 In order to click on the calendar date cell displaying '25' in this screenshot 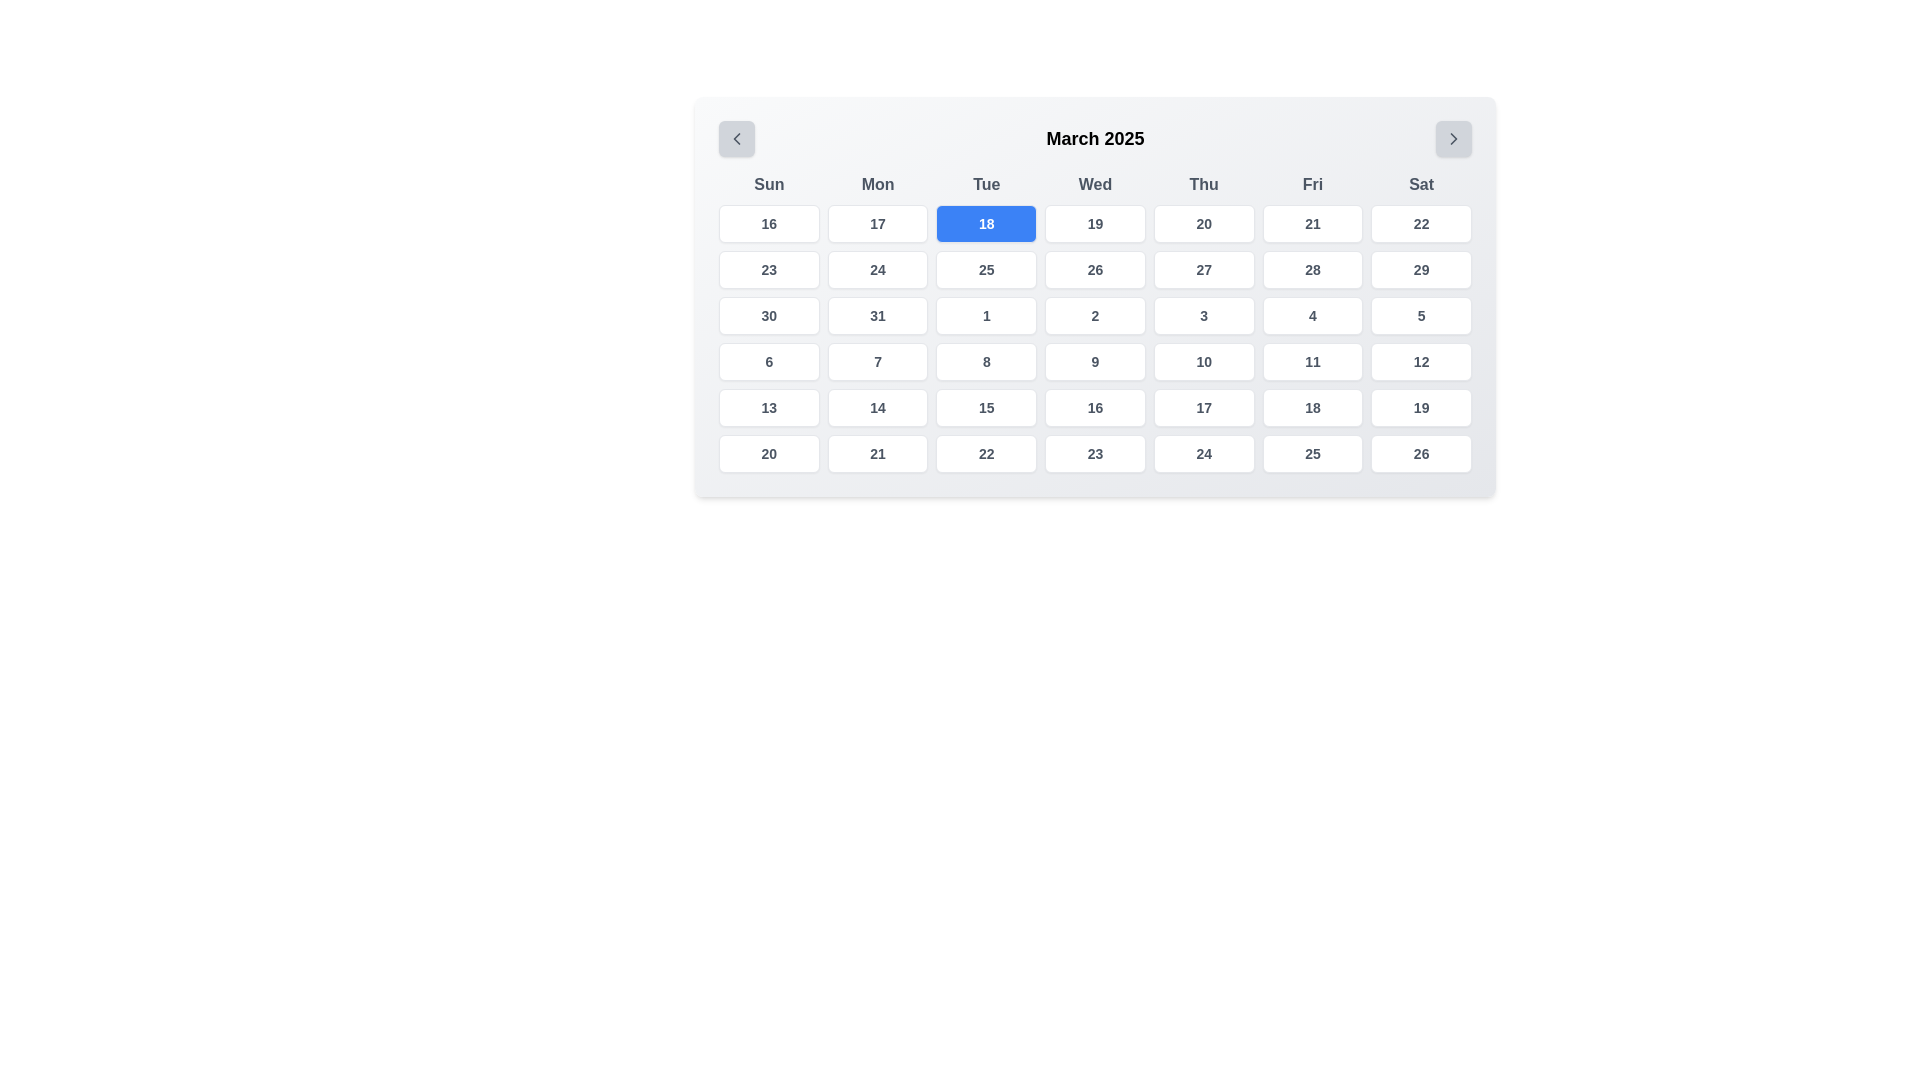, I will do `click(1312, 454)`.